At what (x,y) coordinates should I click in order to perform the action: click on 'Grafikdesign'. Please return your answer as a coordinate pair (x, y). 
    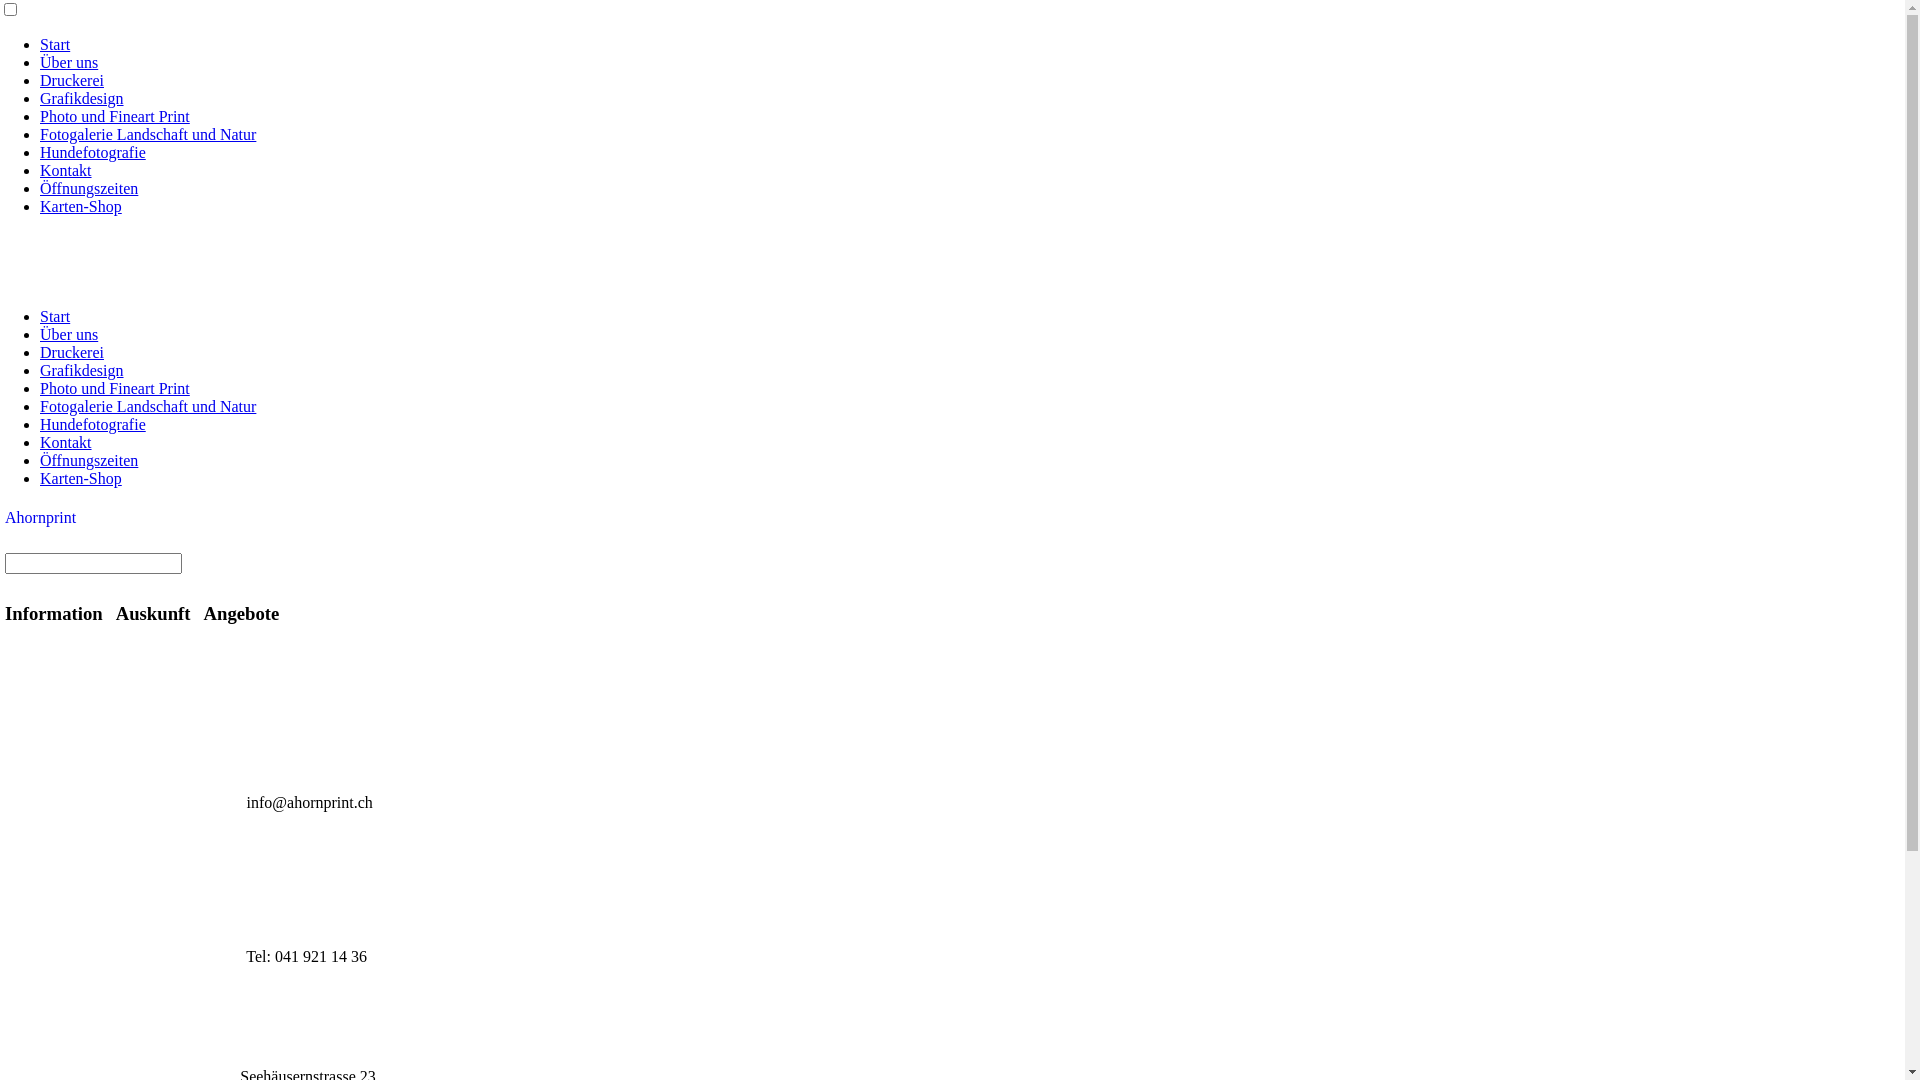
    Looking at the image, I should click on (80, 370).